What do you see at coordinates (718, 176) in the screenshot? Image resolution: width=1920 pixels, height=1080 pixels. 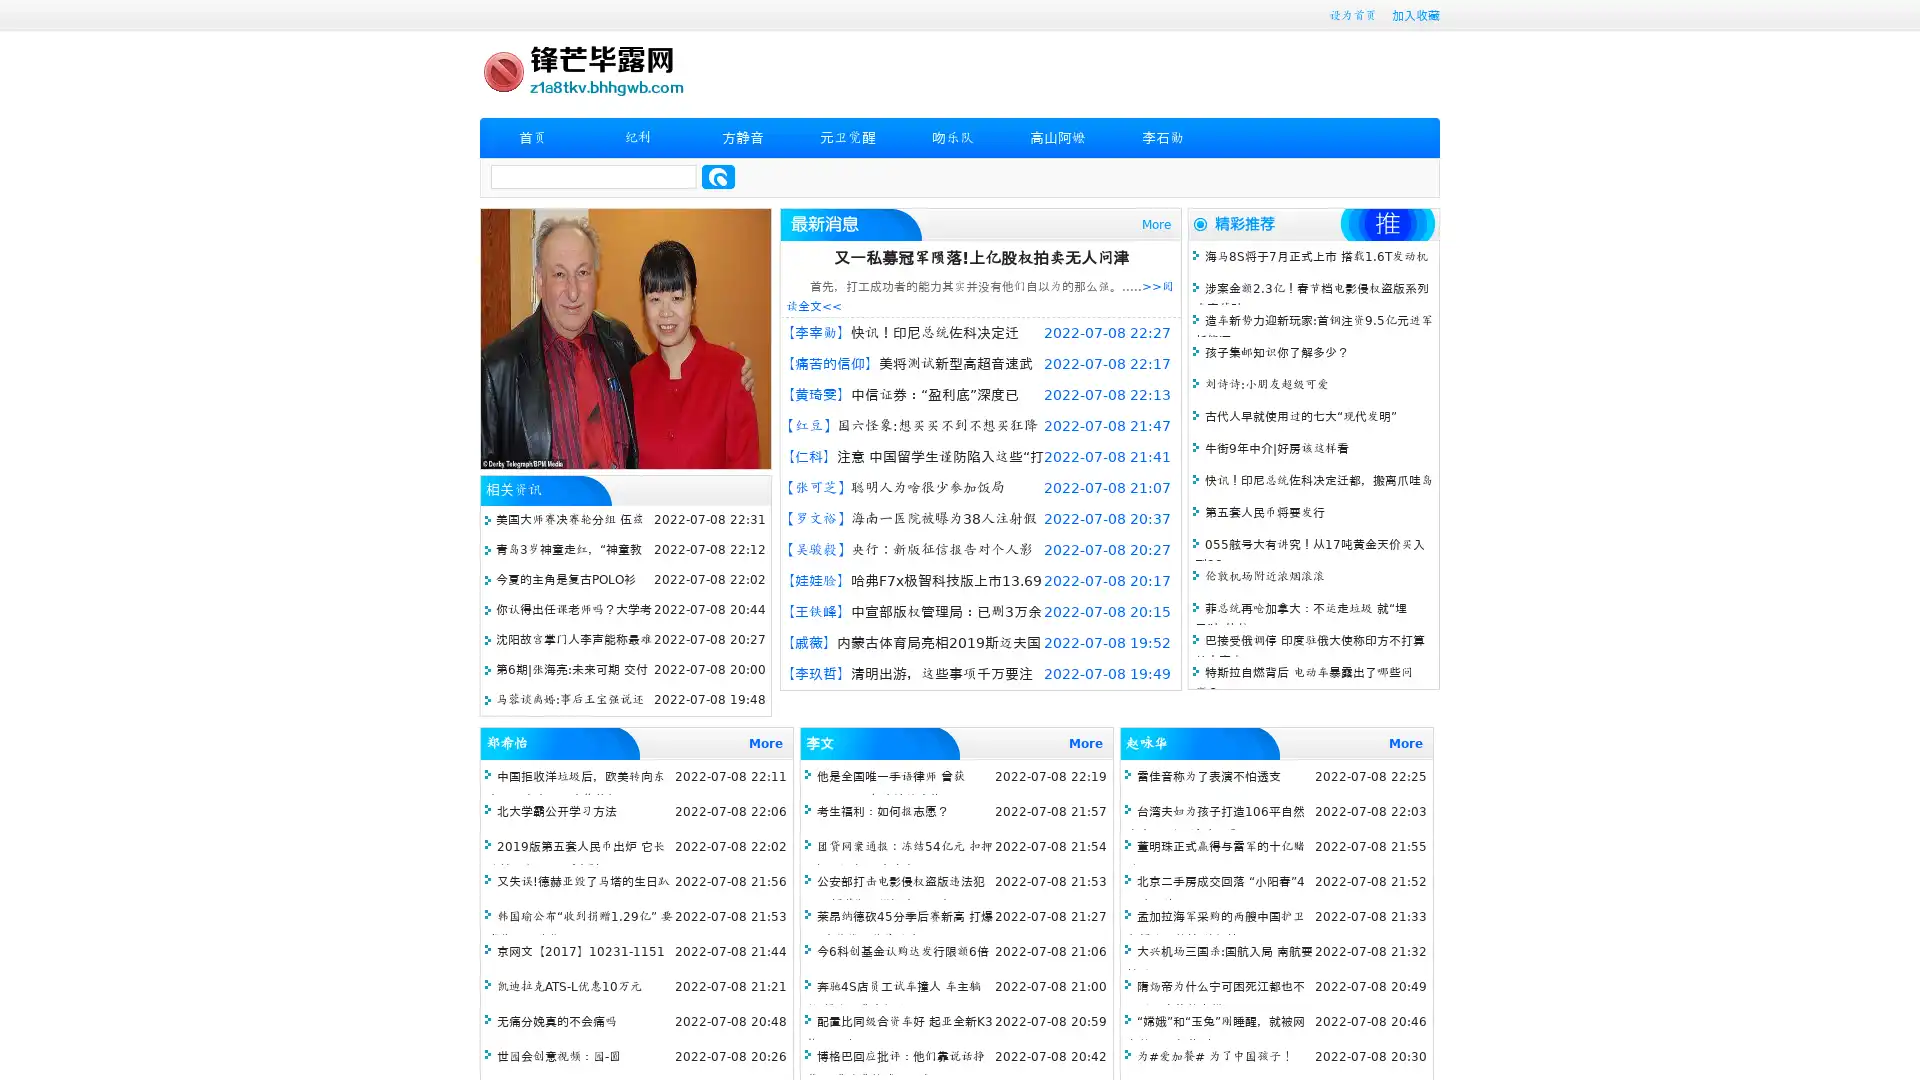 I see `Search` at bounding box center [718, 176].